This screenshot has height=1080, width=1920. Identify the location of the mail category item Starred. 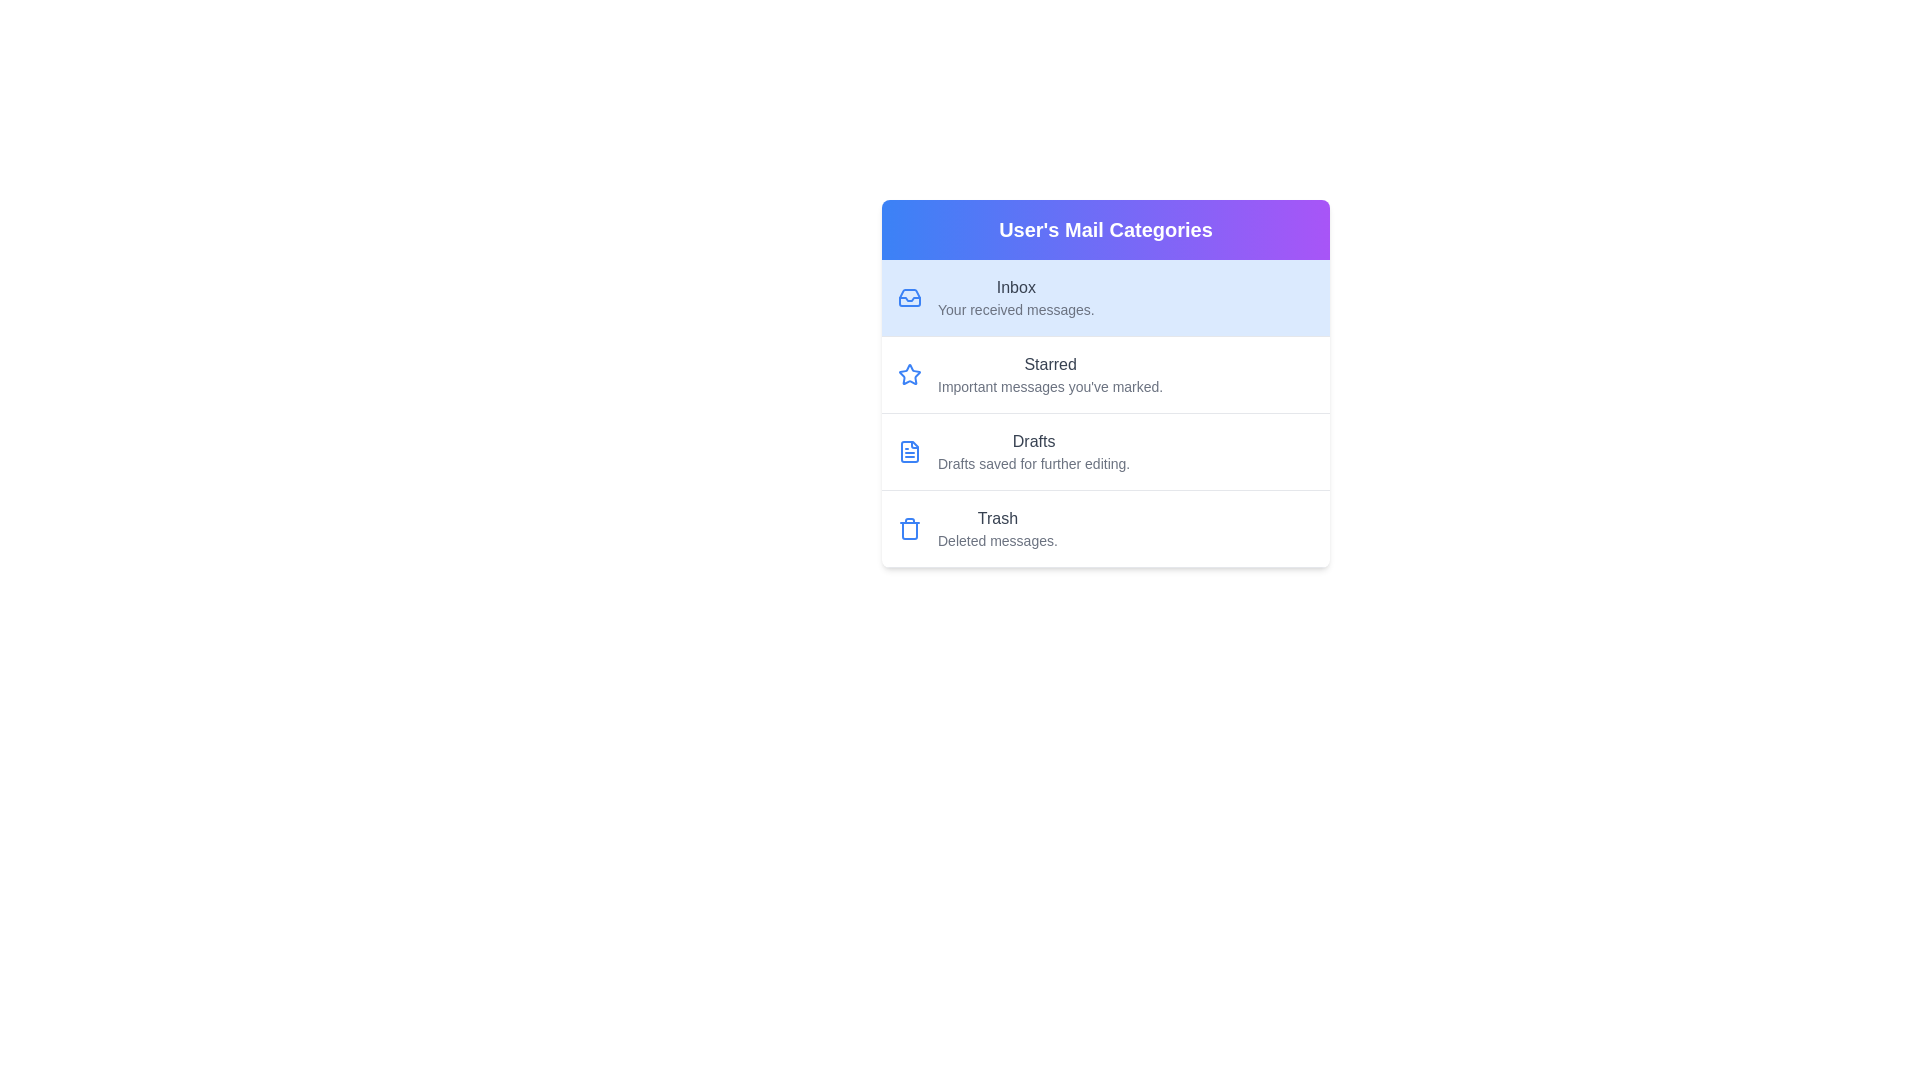
(1104, 375).